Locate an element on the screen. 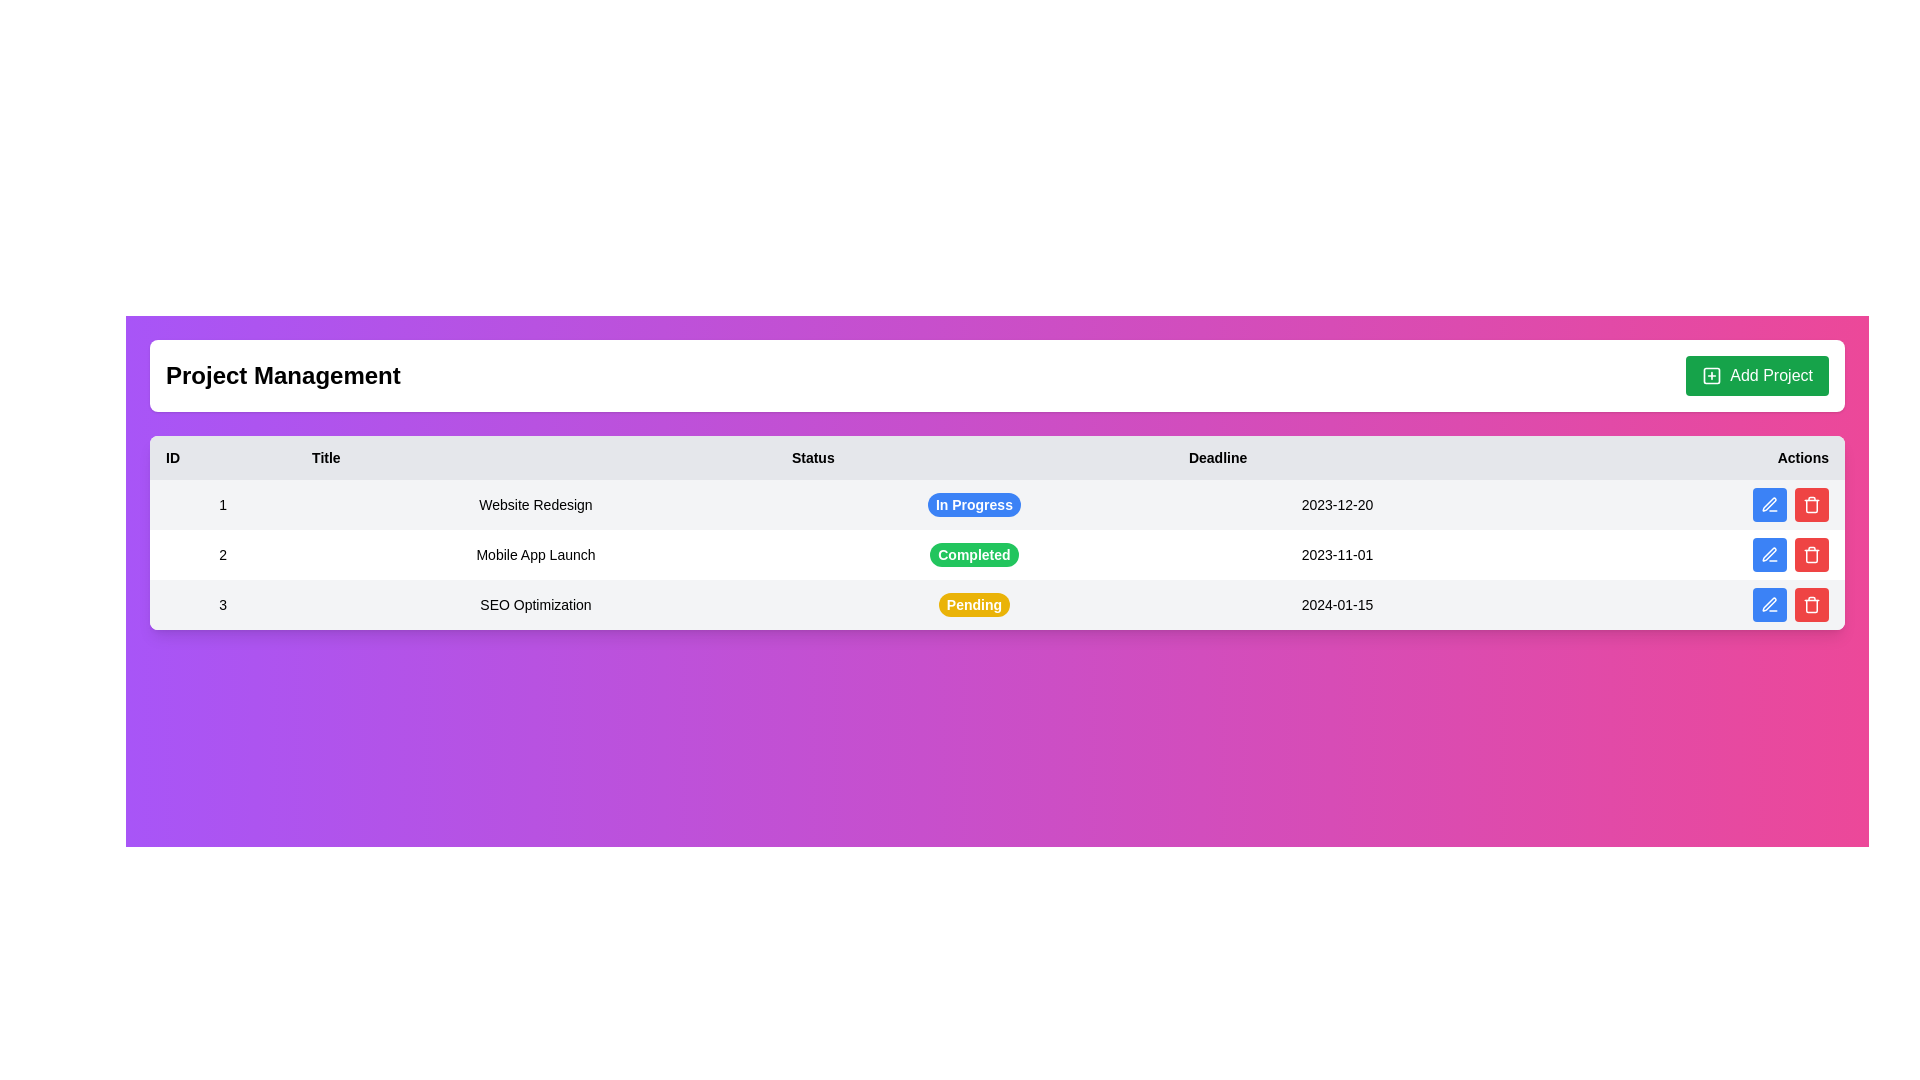 Image resolution: width=1920 pixels, height=1080 pixels. the delete icon button located in the 'Actions' column of the last row for the project titled 'SEO Optimization' is located at coordinates (1811, 504).